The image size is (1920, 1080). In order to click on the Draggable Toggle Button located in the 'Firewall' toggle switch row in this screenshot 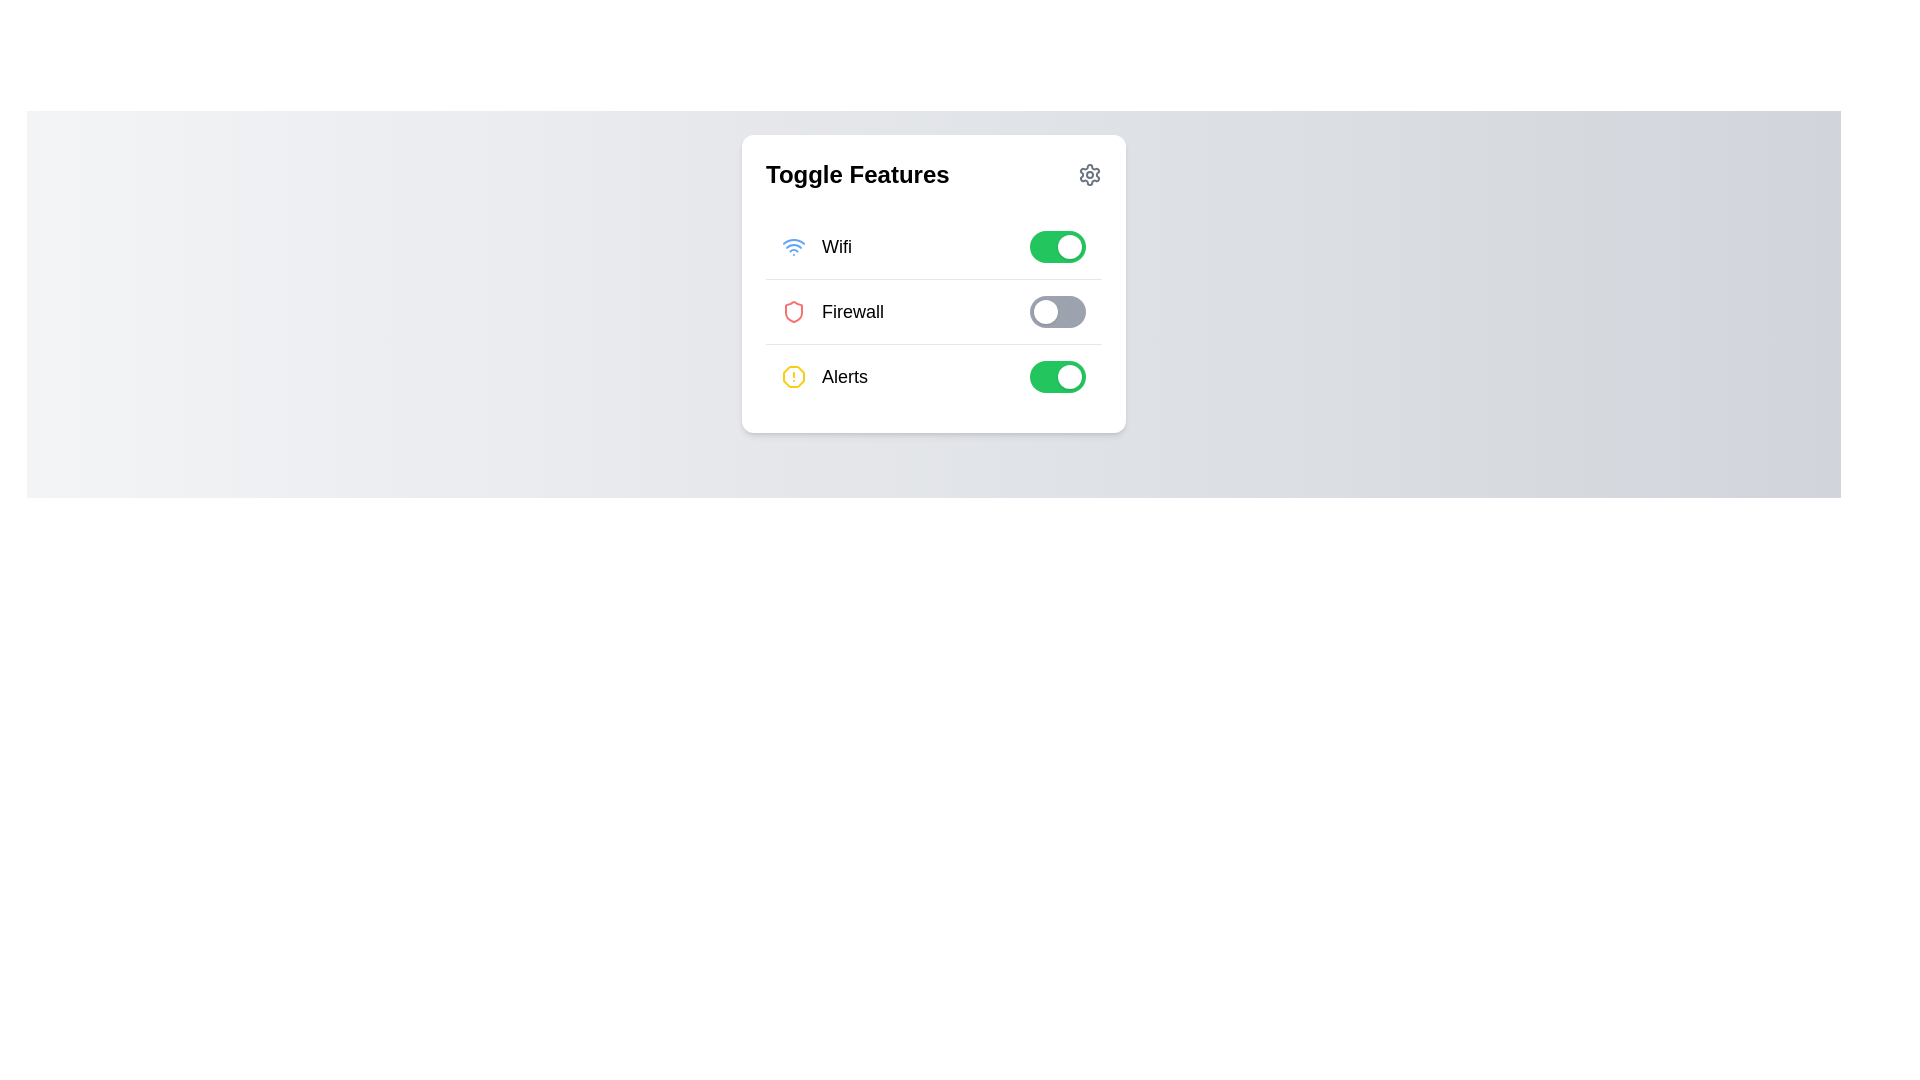, I will do `click(1045, 312)`.